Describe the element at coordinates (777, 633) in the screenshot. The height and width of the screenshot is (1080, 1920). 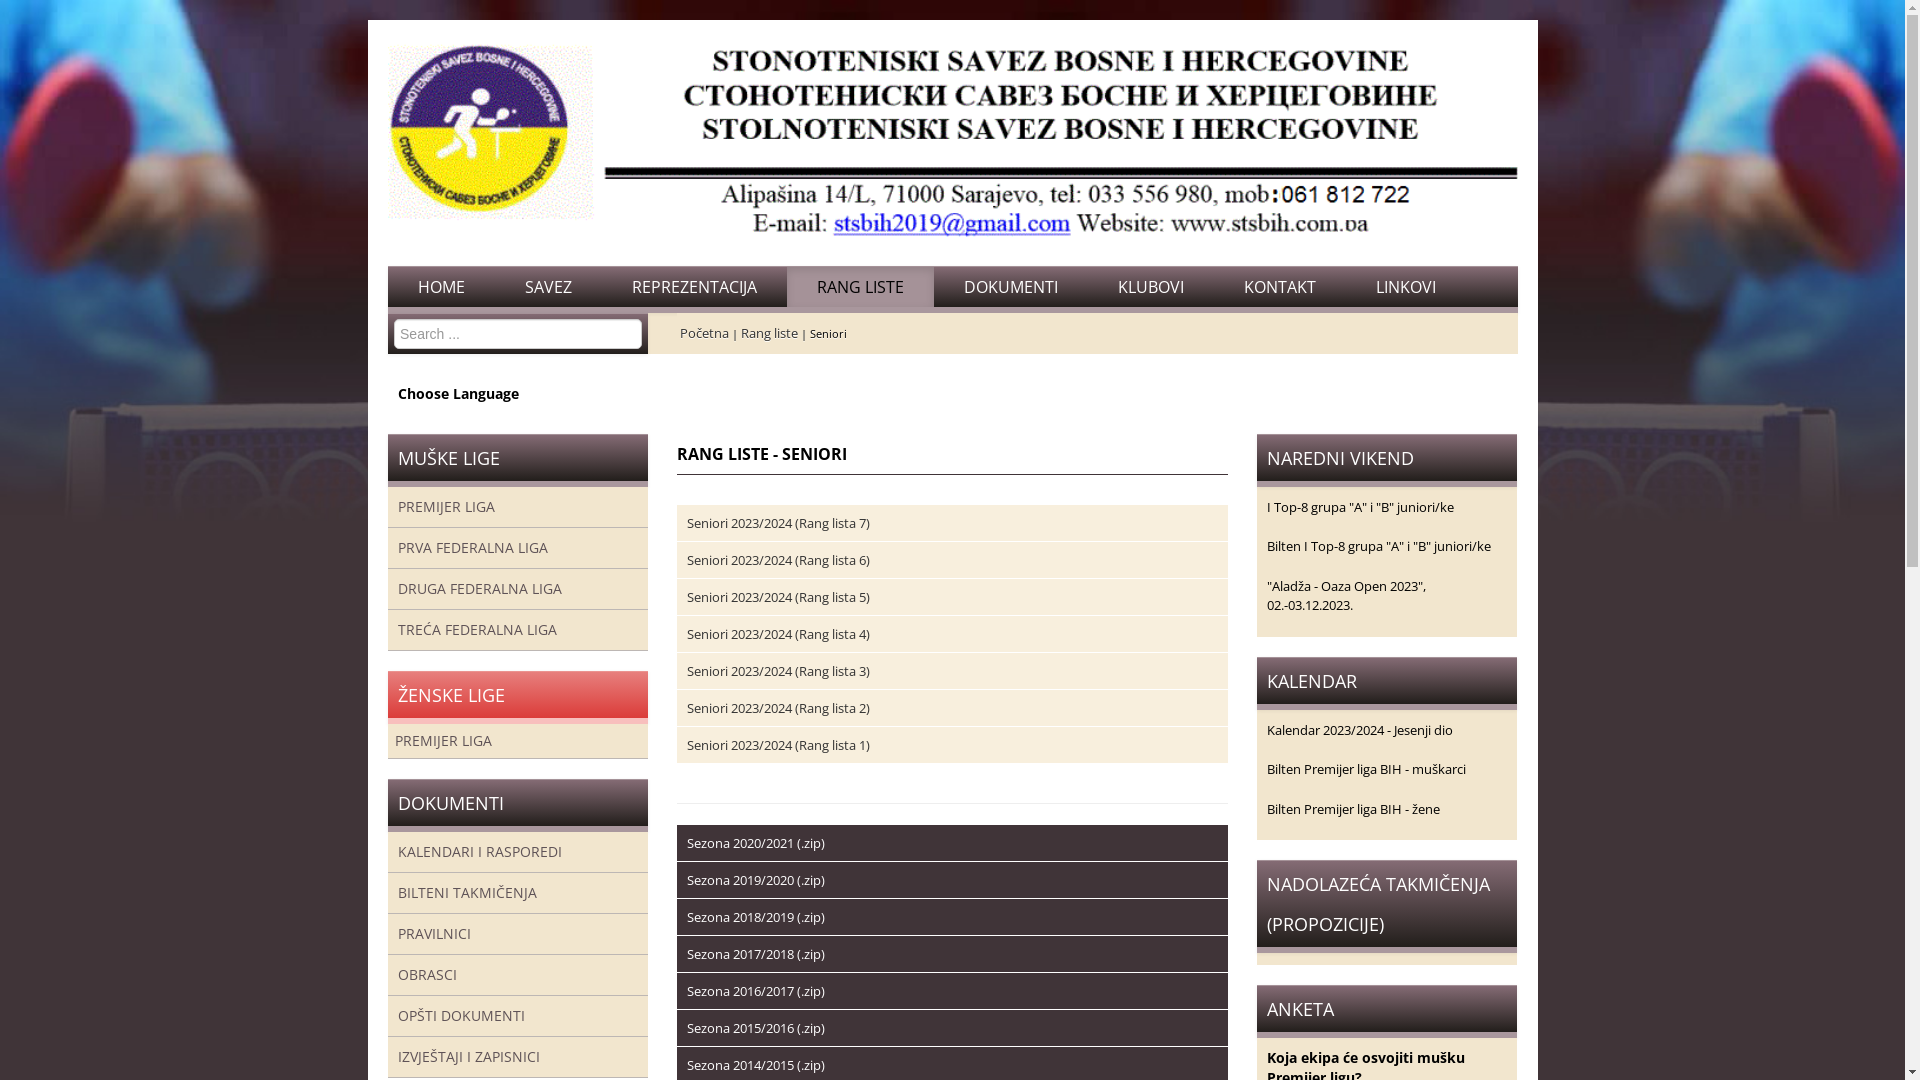
I see `'Seniori 2023/2024 (Rang lista 4)'` at that location.